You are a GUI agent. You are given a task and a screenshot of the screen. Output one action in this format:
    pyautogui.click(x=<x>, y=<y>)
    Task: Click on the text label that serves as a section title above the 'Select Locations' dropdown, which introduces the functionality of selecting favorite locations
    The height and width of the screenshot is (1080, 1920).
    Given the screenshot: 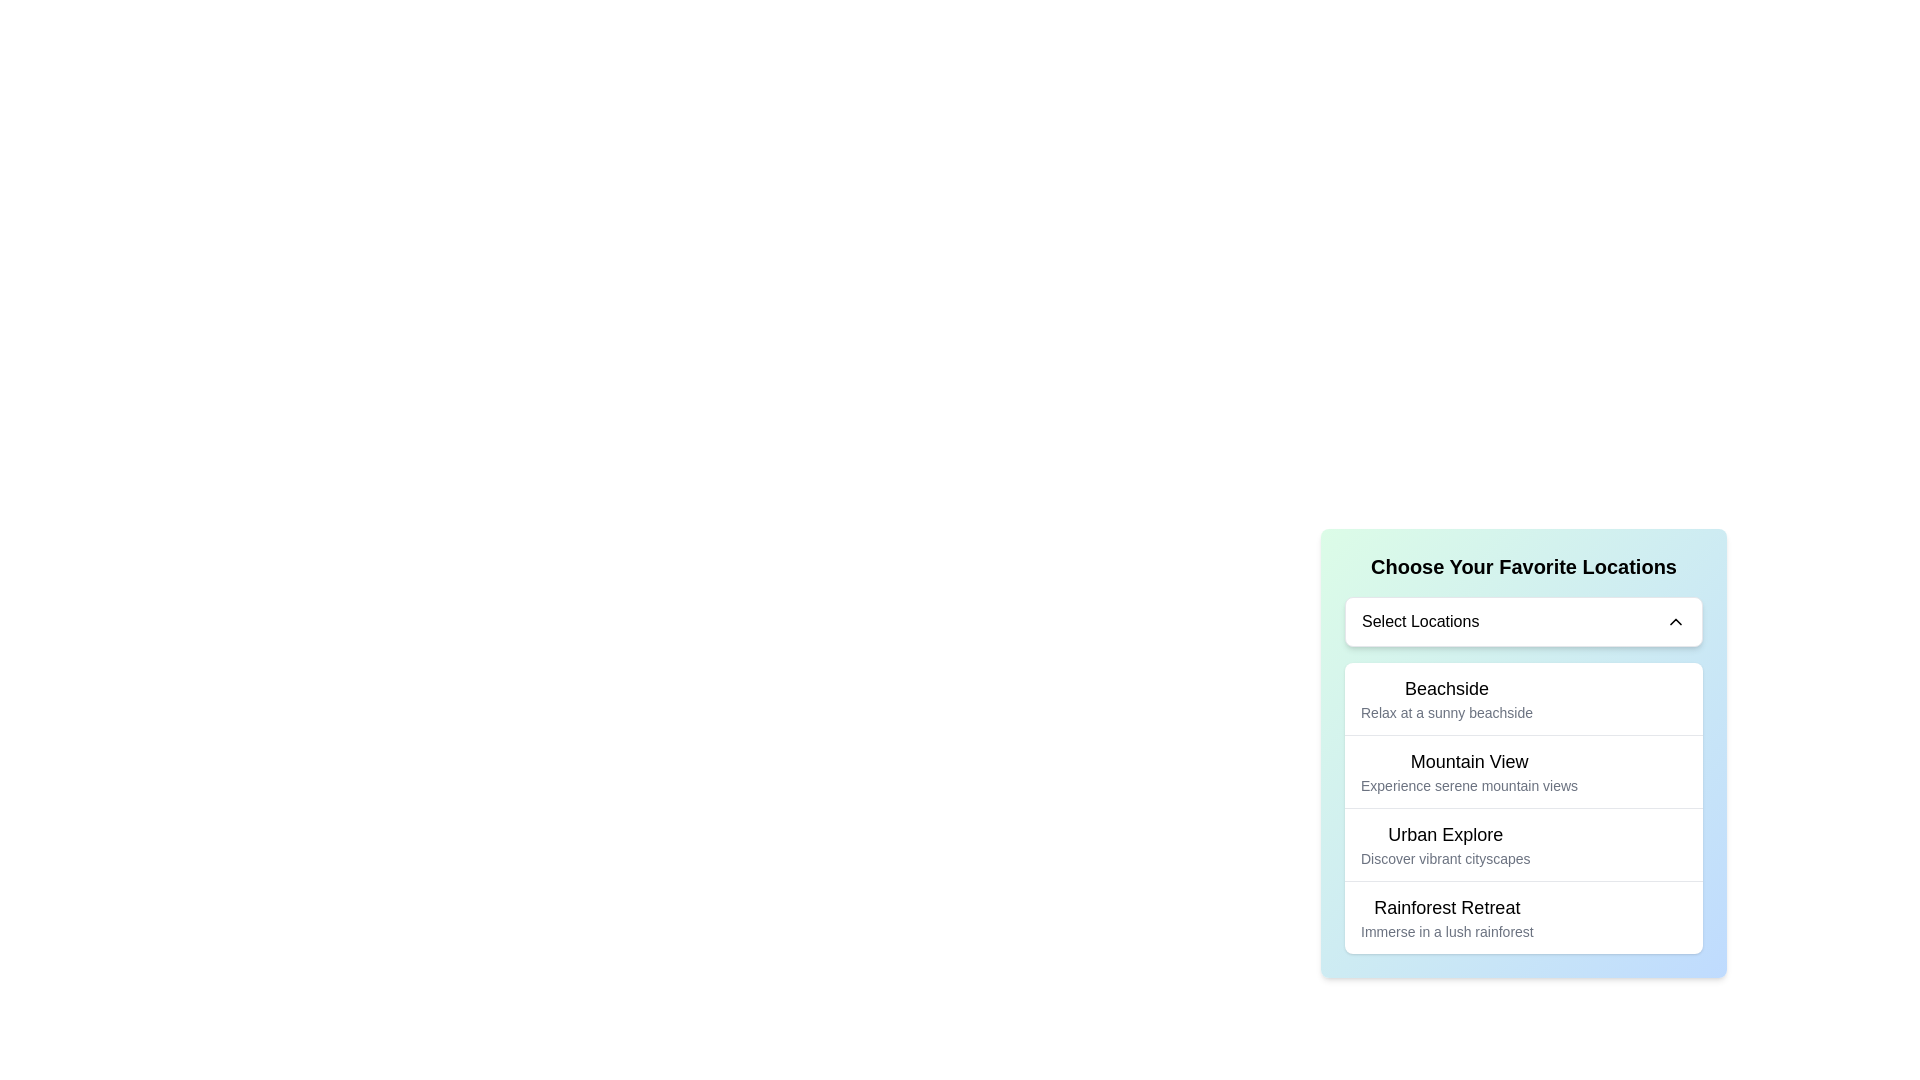 What is the action you would take?
    pyautogui.click(x=1522, y=567)
    